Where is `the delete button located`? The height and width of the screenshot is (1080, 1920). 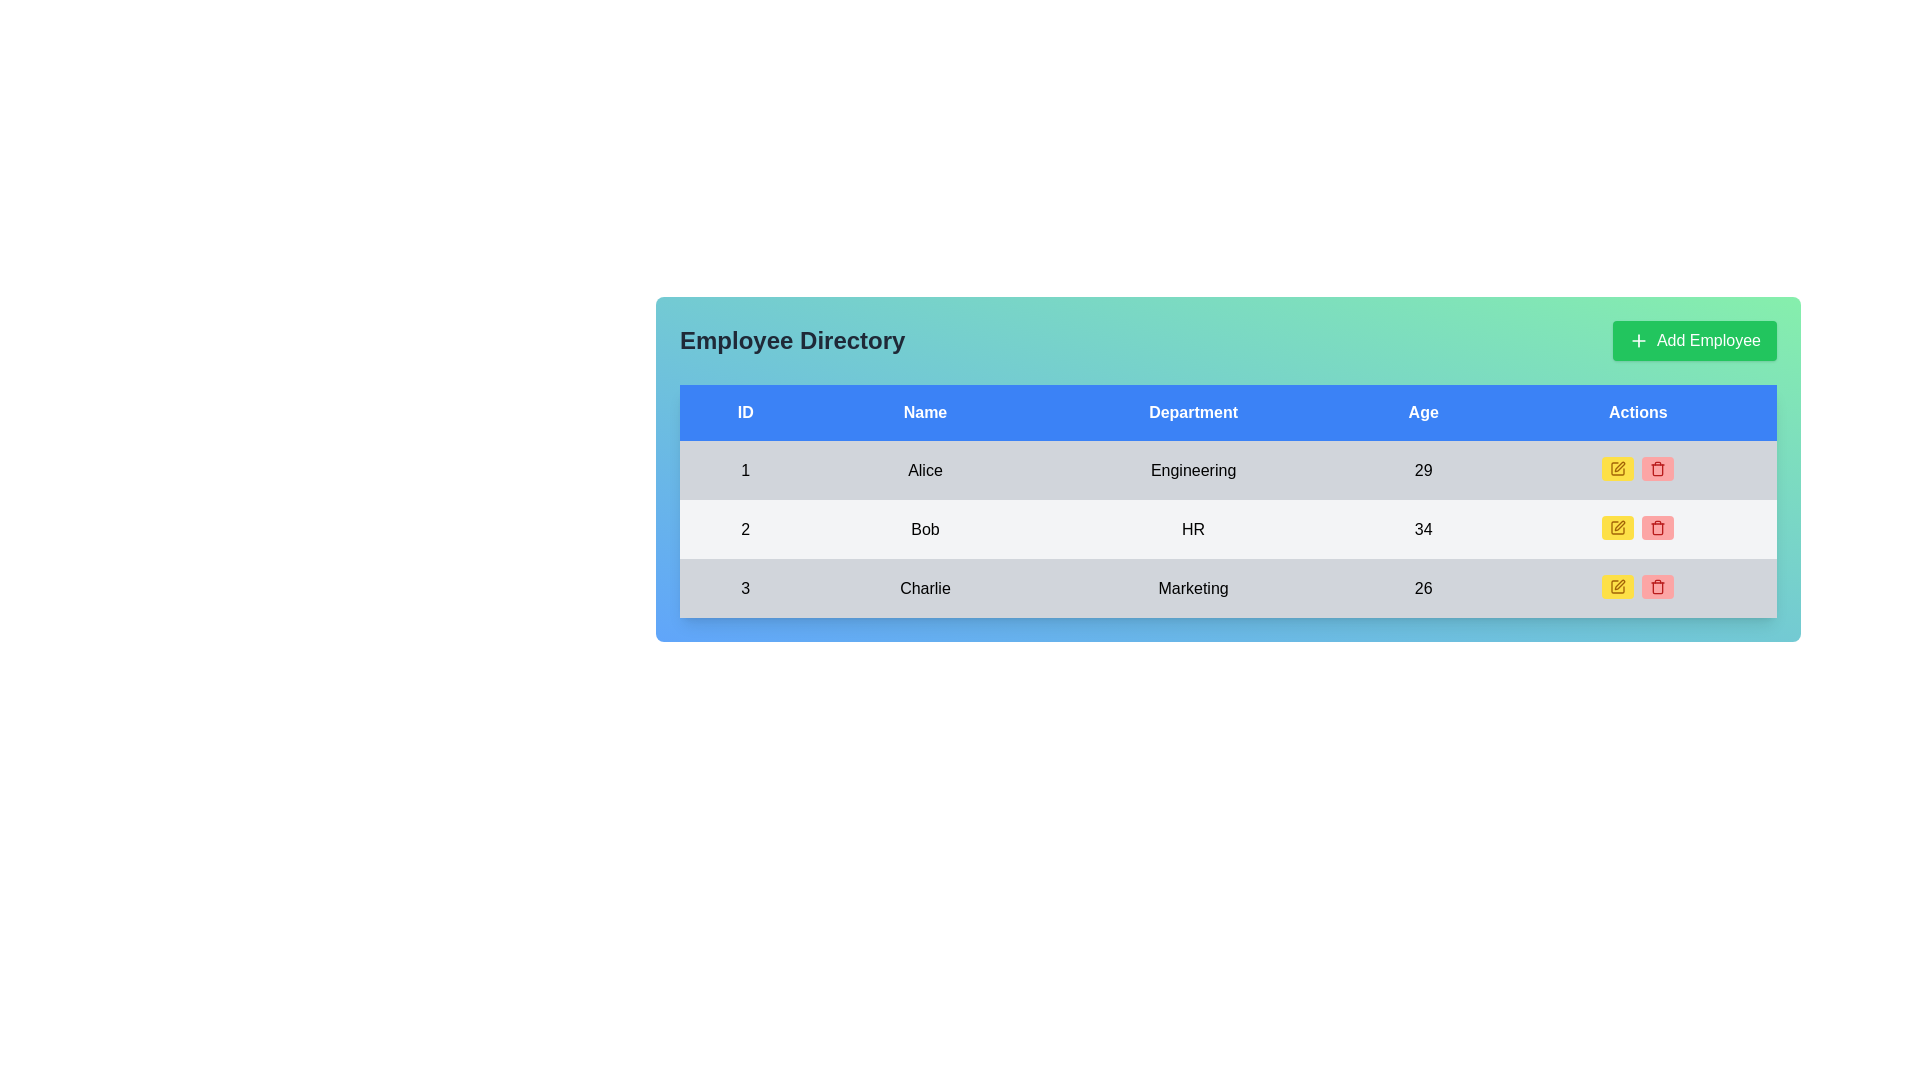 the delete button located is located at coordinates (1657, 585).